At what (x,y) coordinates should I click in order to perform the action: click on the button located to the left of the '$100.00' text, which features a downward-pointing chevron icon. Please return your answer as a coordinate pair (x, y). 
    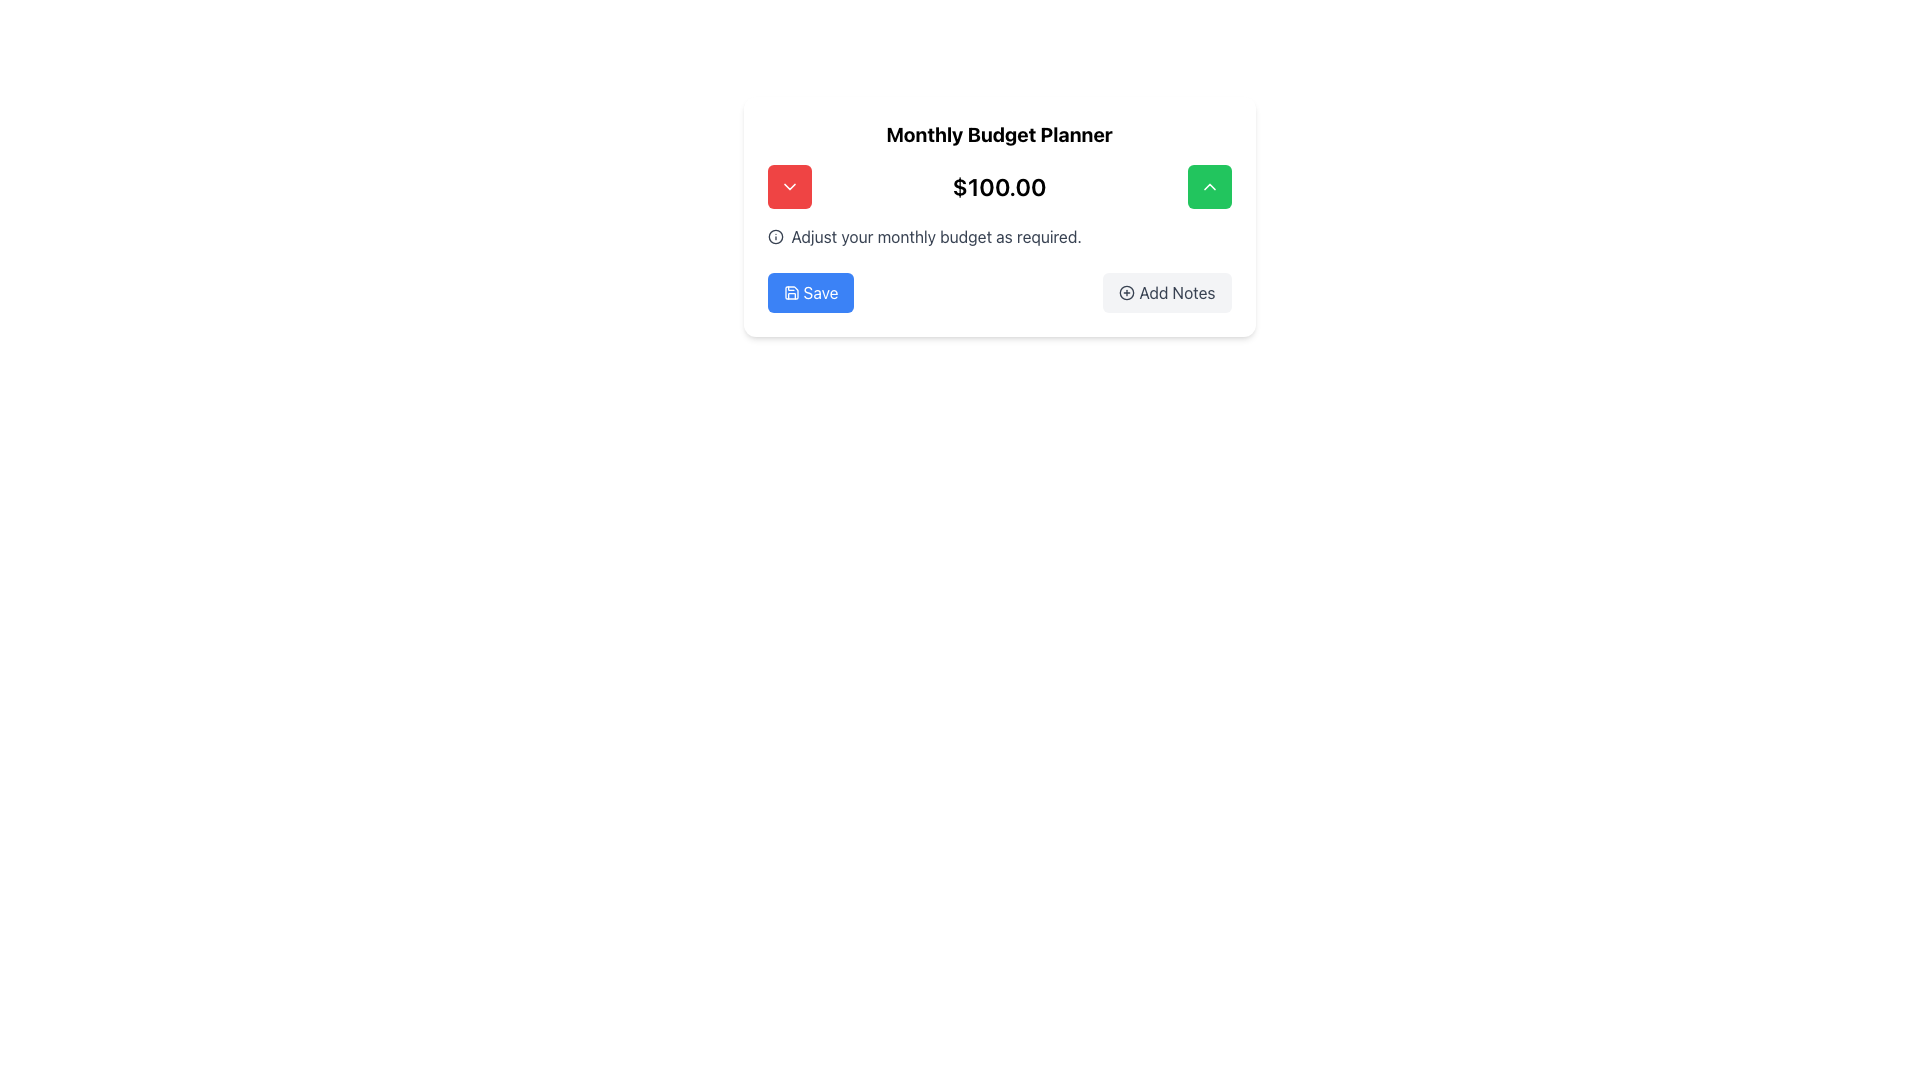
    Looking at the image, I should click on (788, 186).